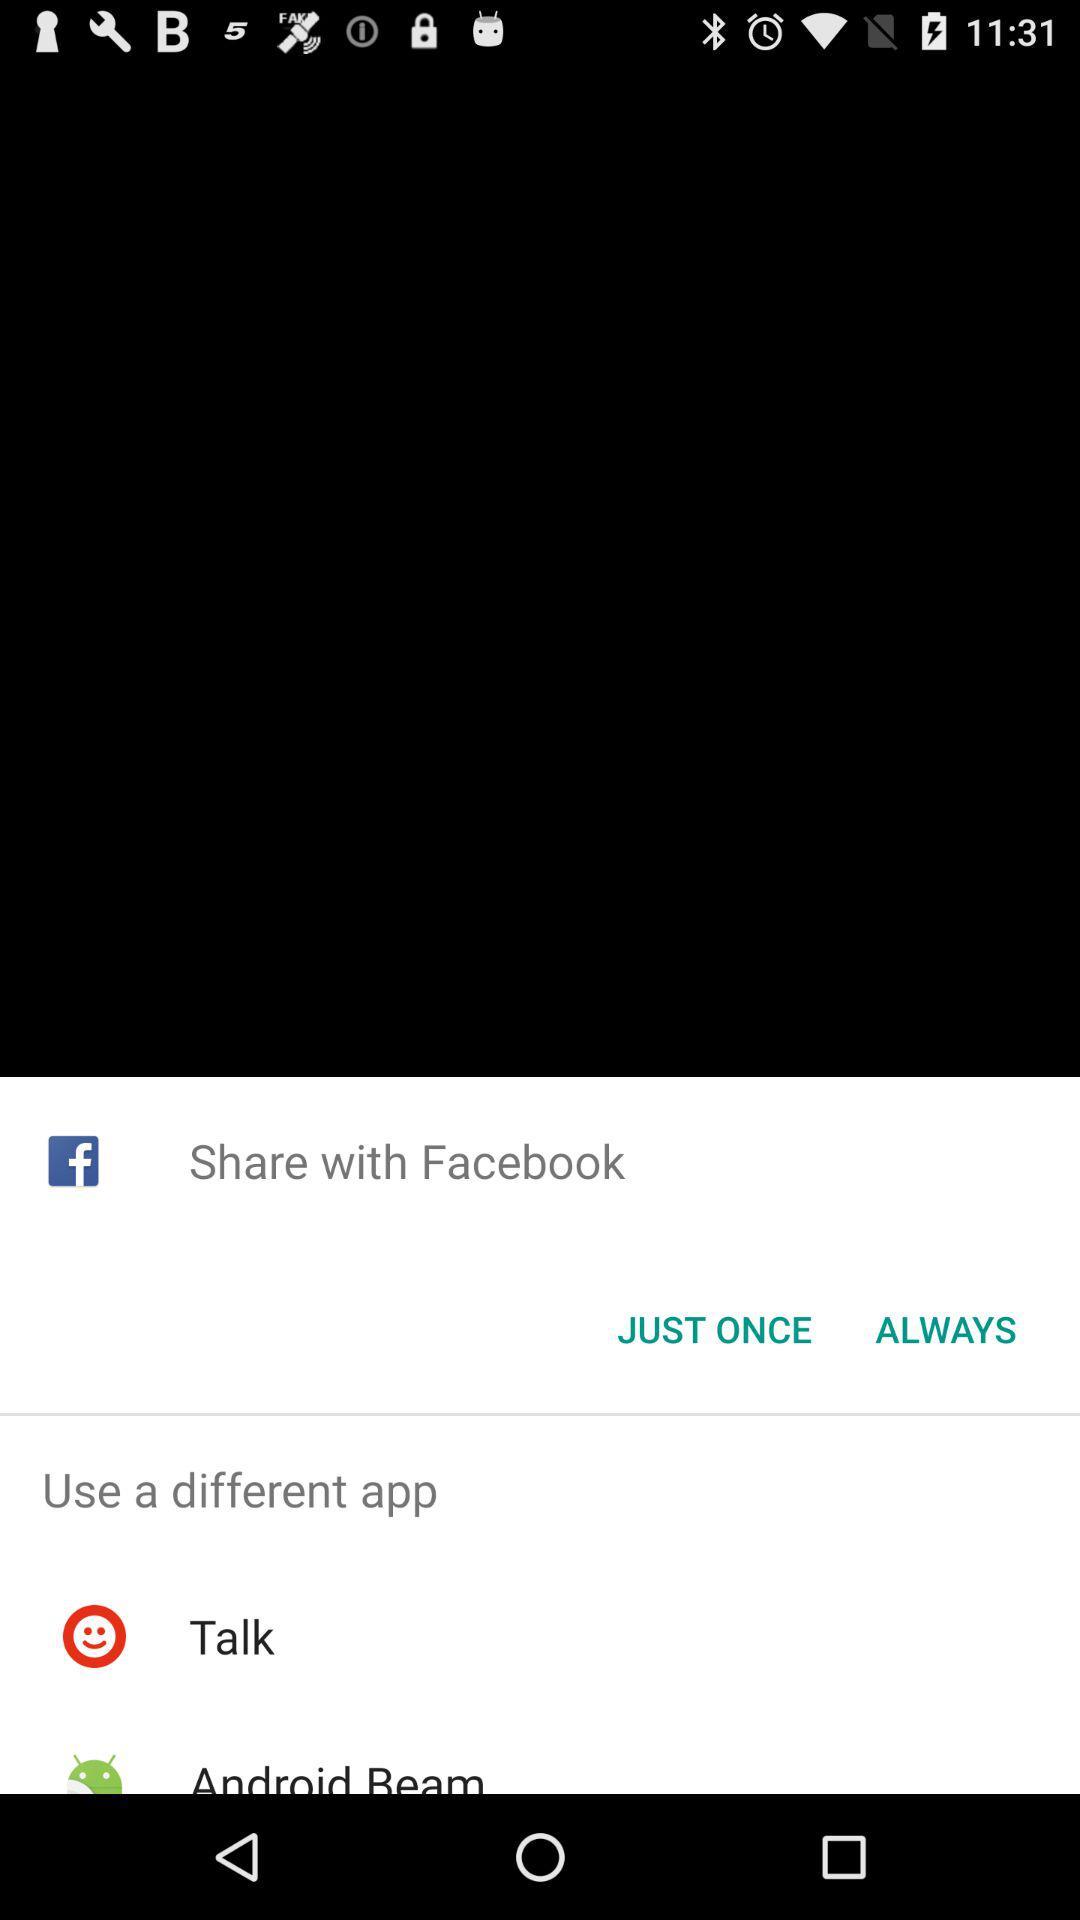 This screenshot has width=1080, height=1920. What do you see at coordinates (336, 1772) in the screenshot?
I see `item below the talk item` at bounding box center [336, 1772].